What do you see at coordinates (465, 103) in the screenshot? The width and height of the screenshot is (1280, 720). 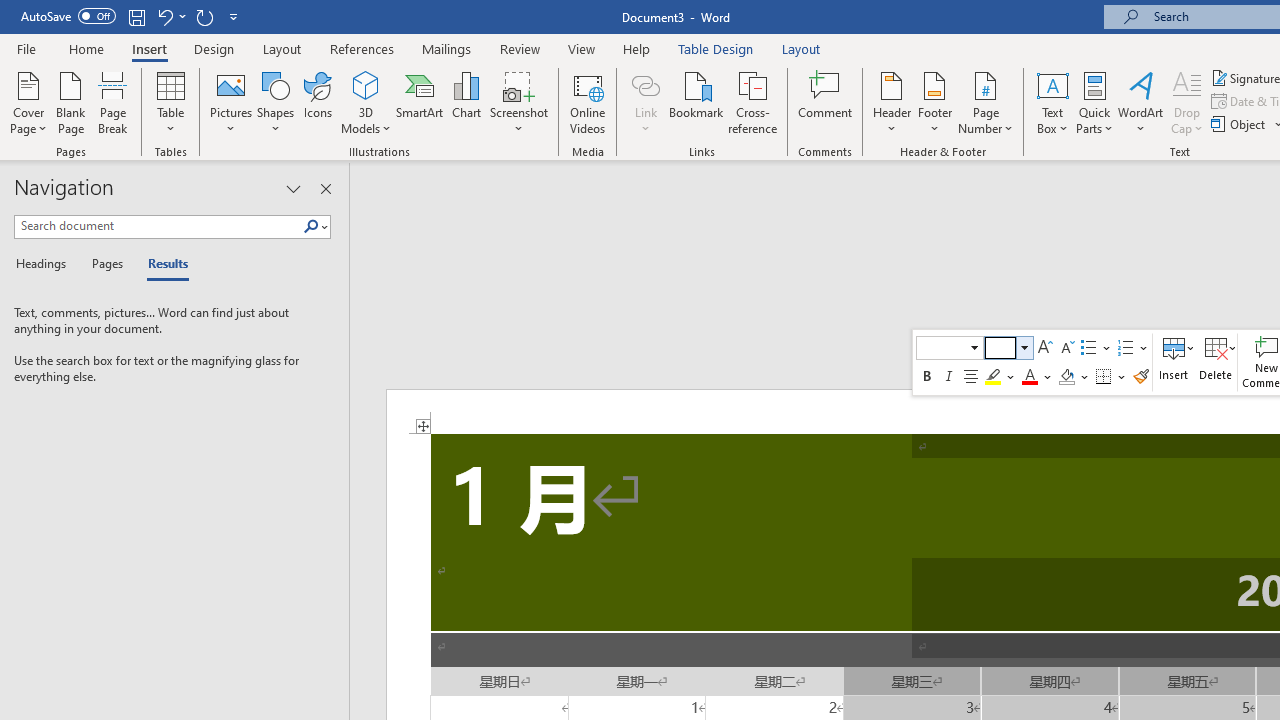 I see `'Chart...'` at bounding box center [465, 103].